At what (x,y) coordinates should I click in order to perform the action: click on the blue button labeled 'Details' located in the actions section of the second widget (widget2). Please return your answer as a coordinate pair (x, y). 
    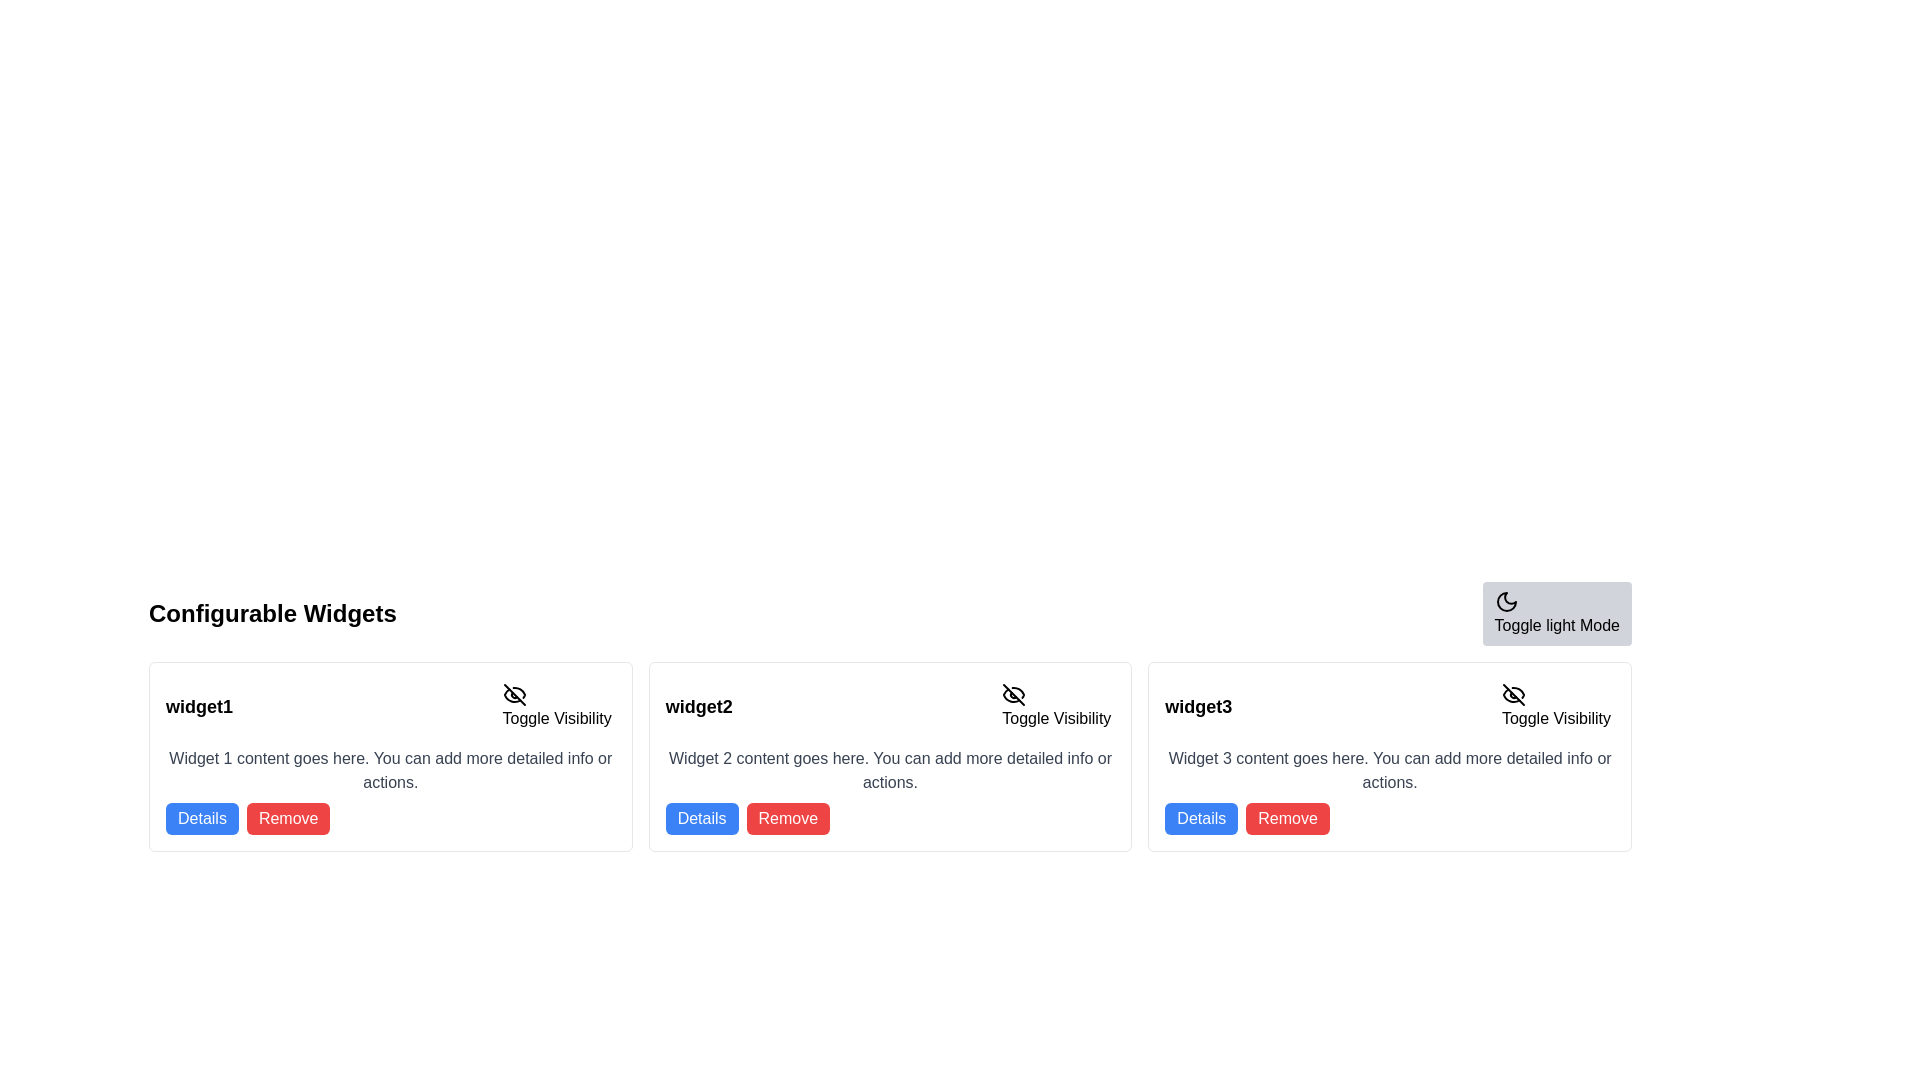
    Looking at the image, I should click on (701, 818).